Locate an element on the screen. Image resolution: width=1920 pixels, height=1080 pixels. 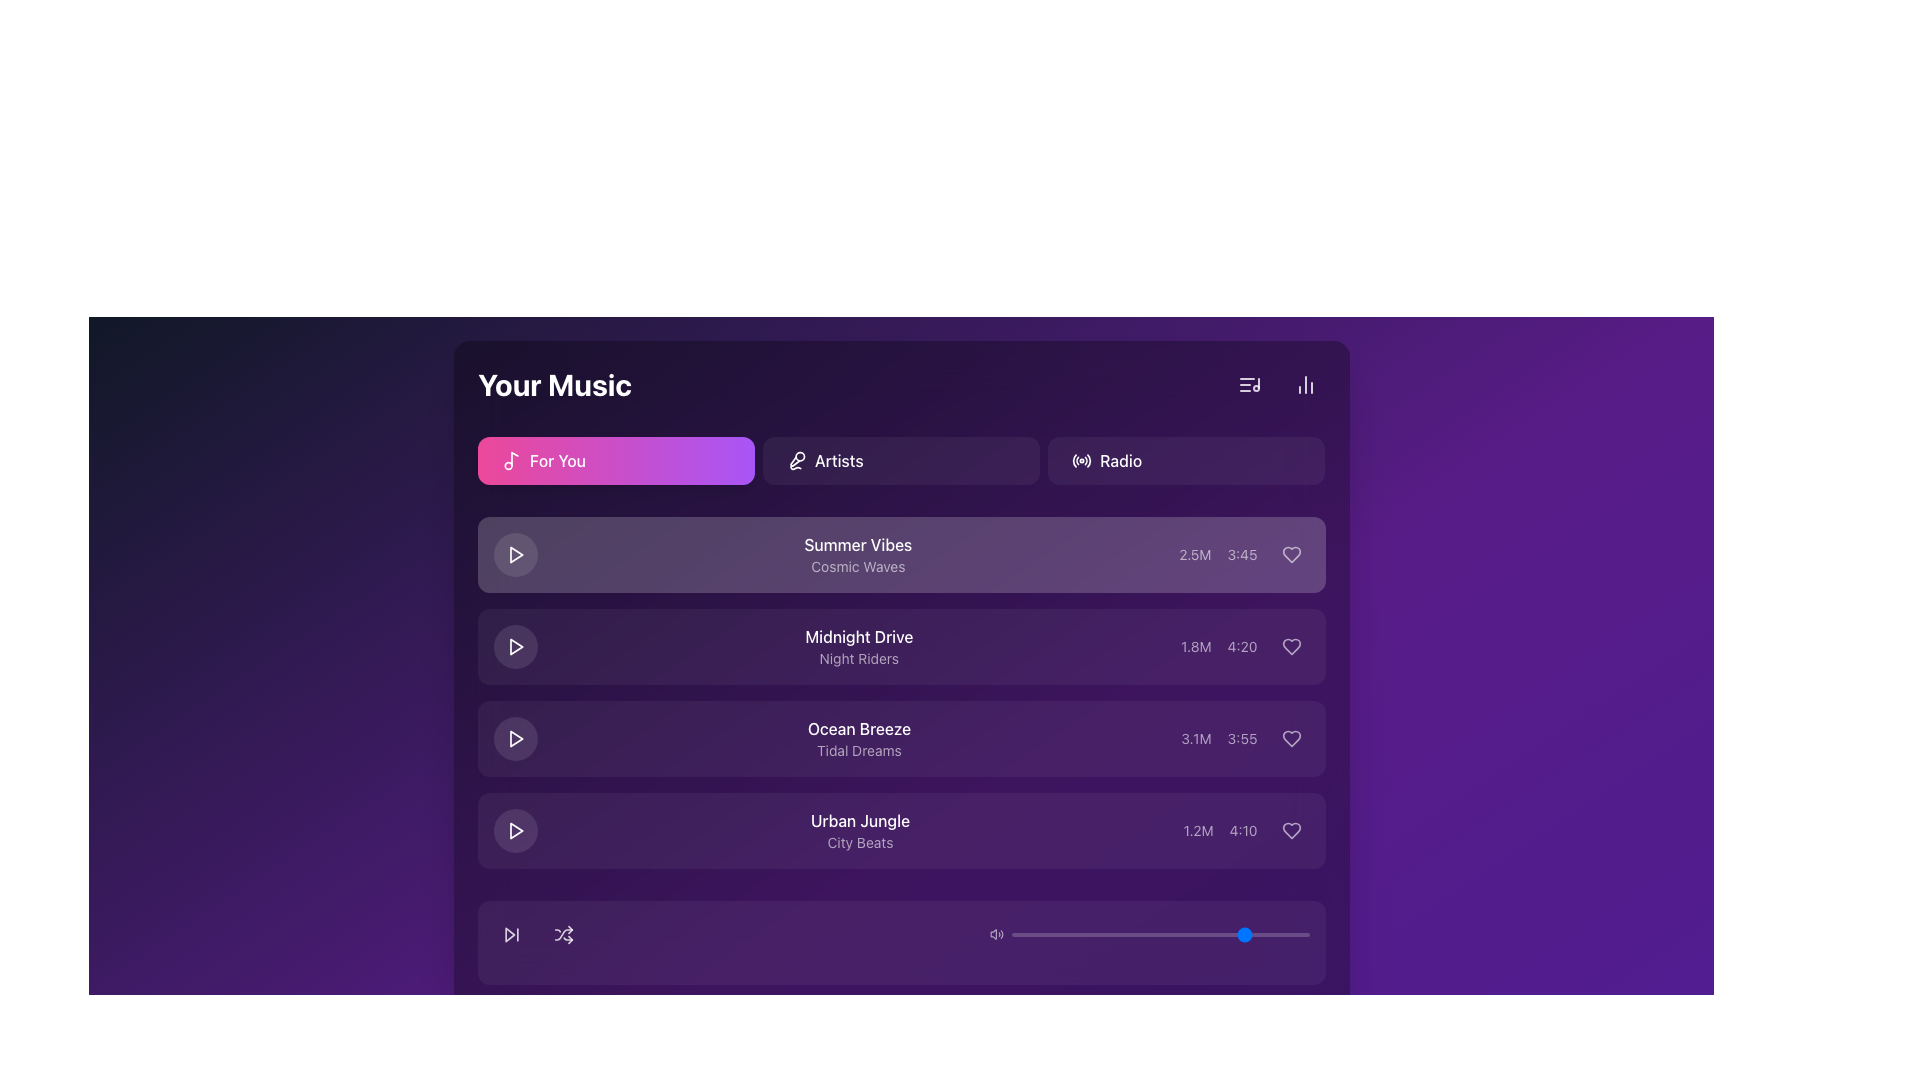
the heart-shaped icon button located to the far right of the track row labeled 'Midnight Drive' by 'Night Riders' is located at coordinates (1291, 647).